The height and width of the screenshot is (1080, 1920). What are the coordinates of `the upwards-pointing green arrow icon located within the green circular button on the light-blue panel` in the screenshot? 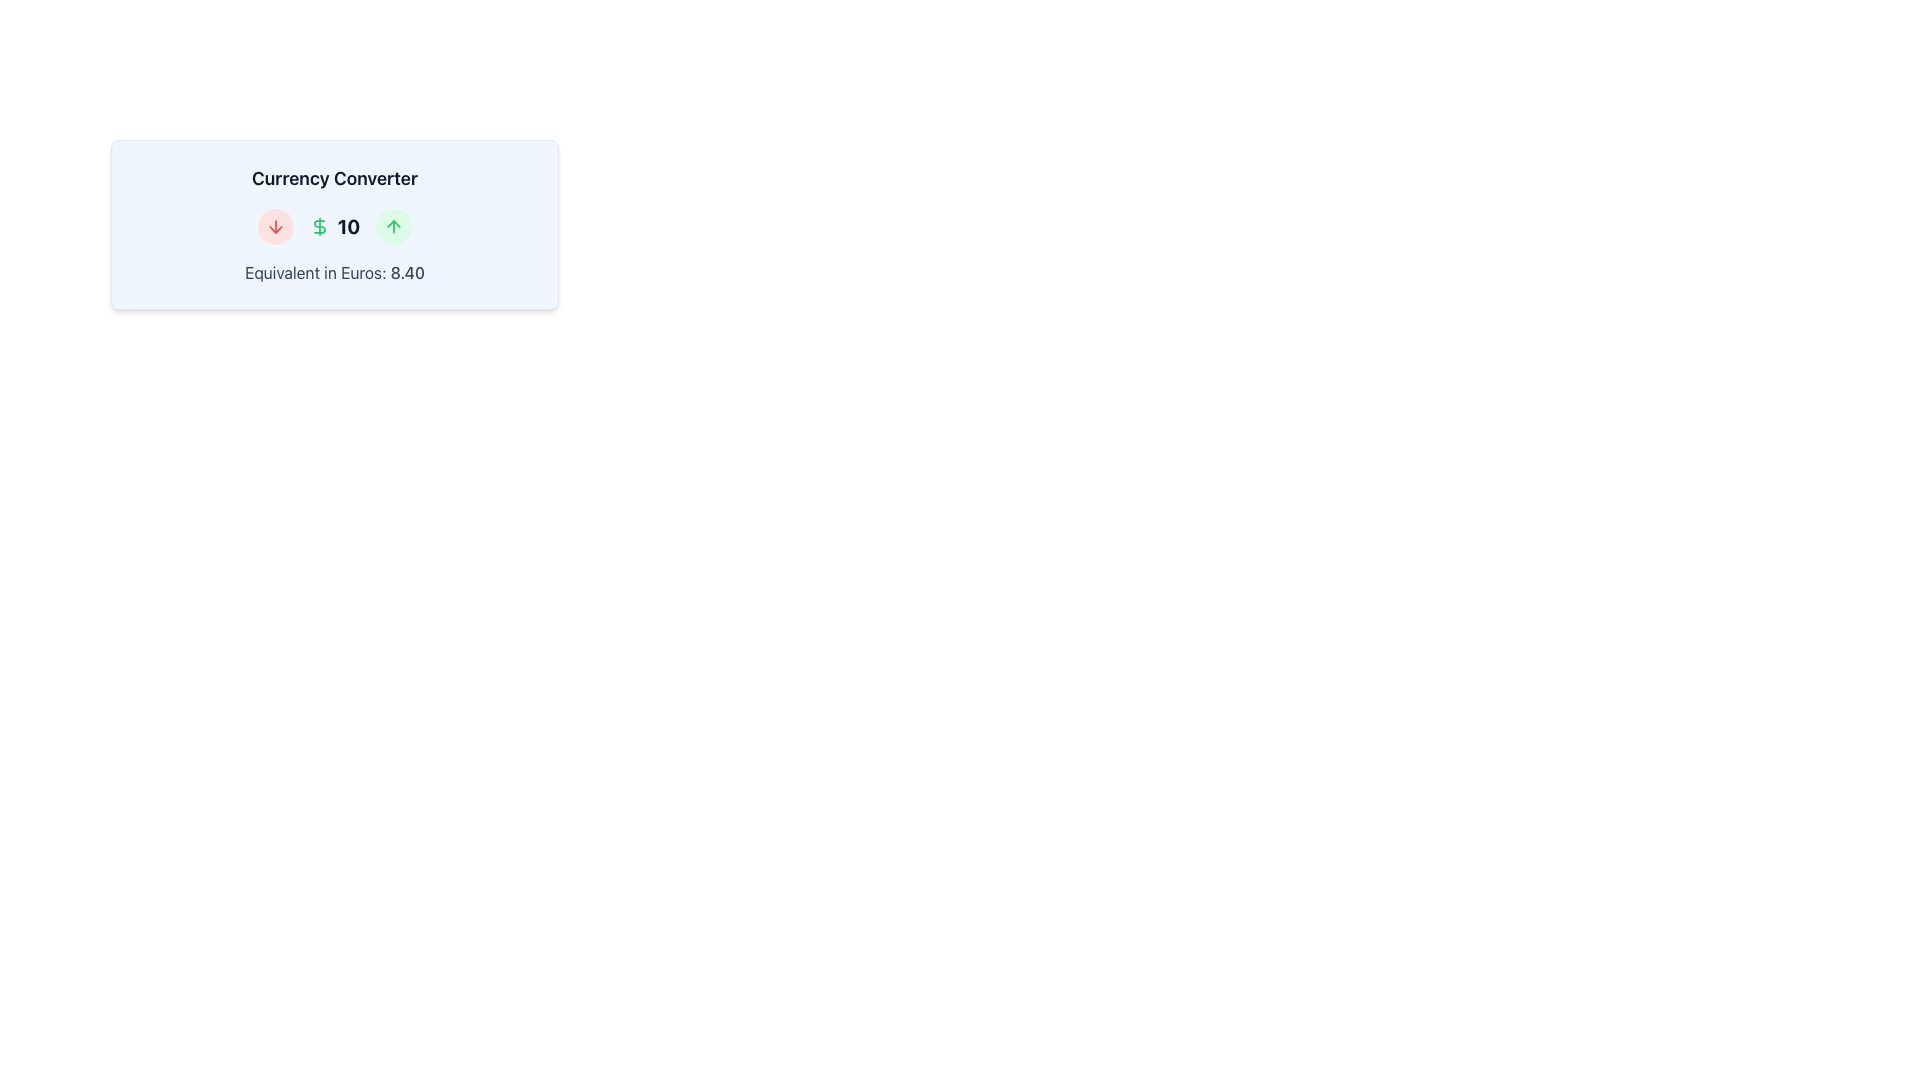 It's located at (394, 226).